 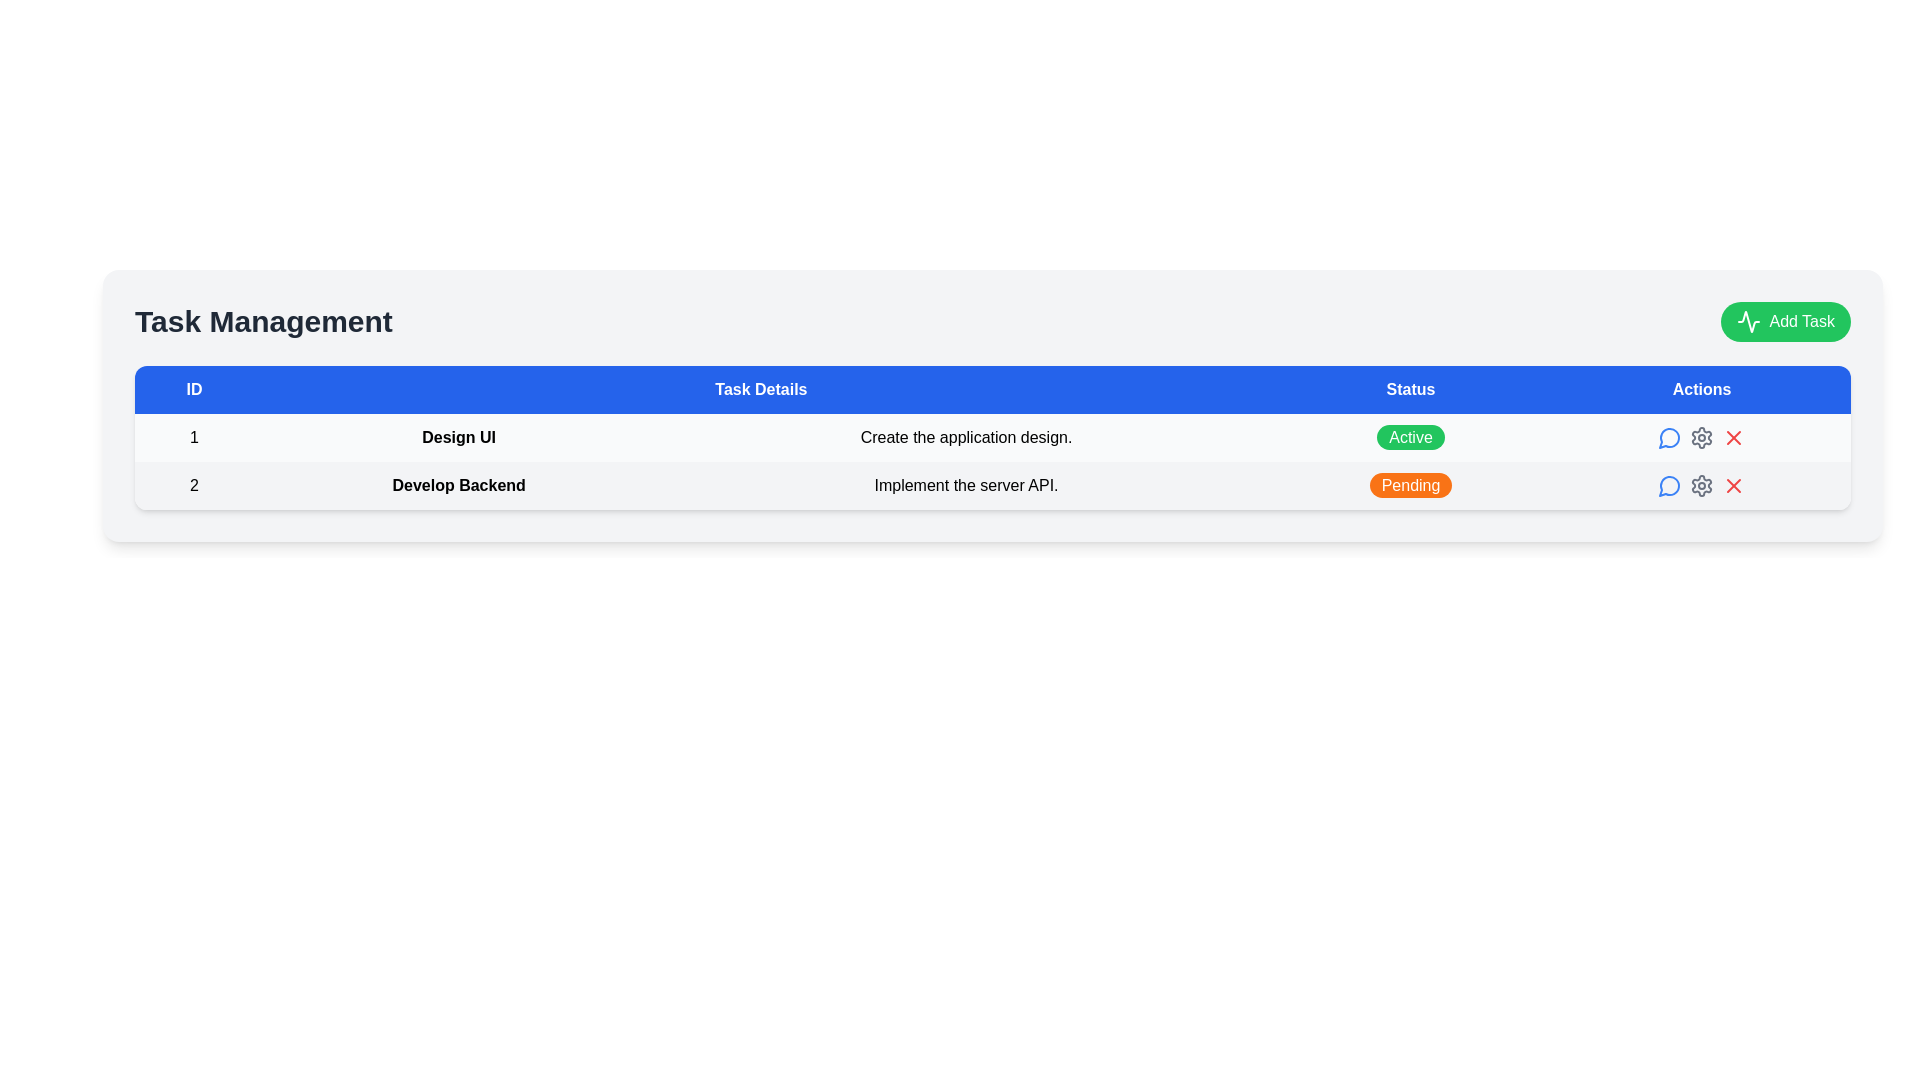 What do you see at coordinates (194, 389) in the screenshot?
I see `the Table Header Cell with a blue background and white text displaying 'ID', located in the top-left corner of the table's header row` at bounding box center [194, 389].